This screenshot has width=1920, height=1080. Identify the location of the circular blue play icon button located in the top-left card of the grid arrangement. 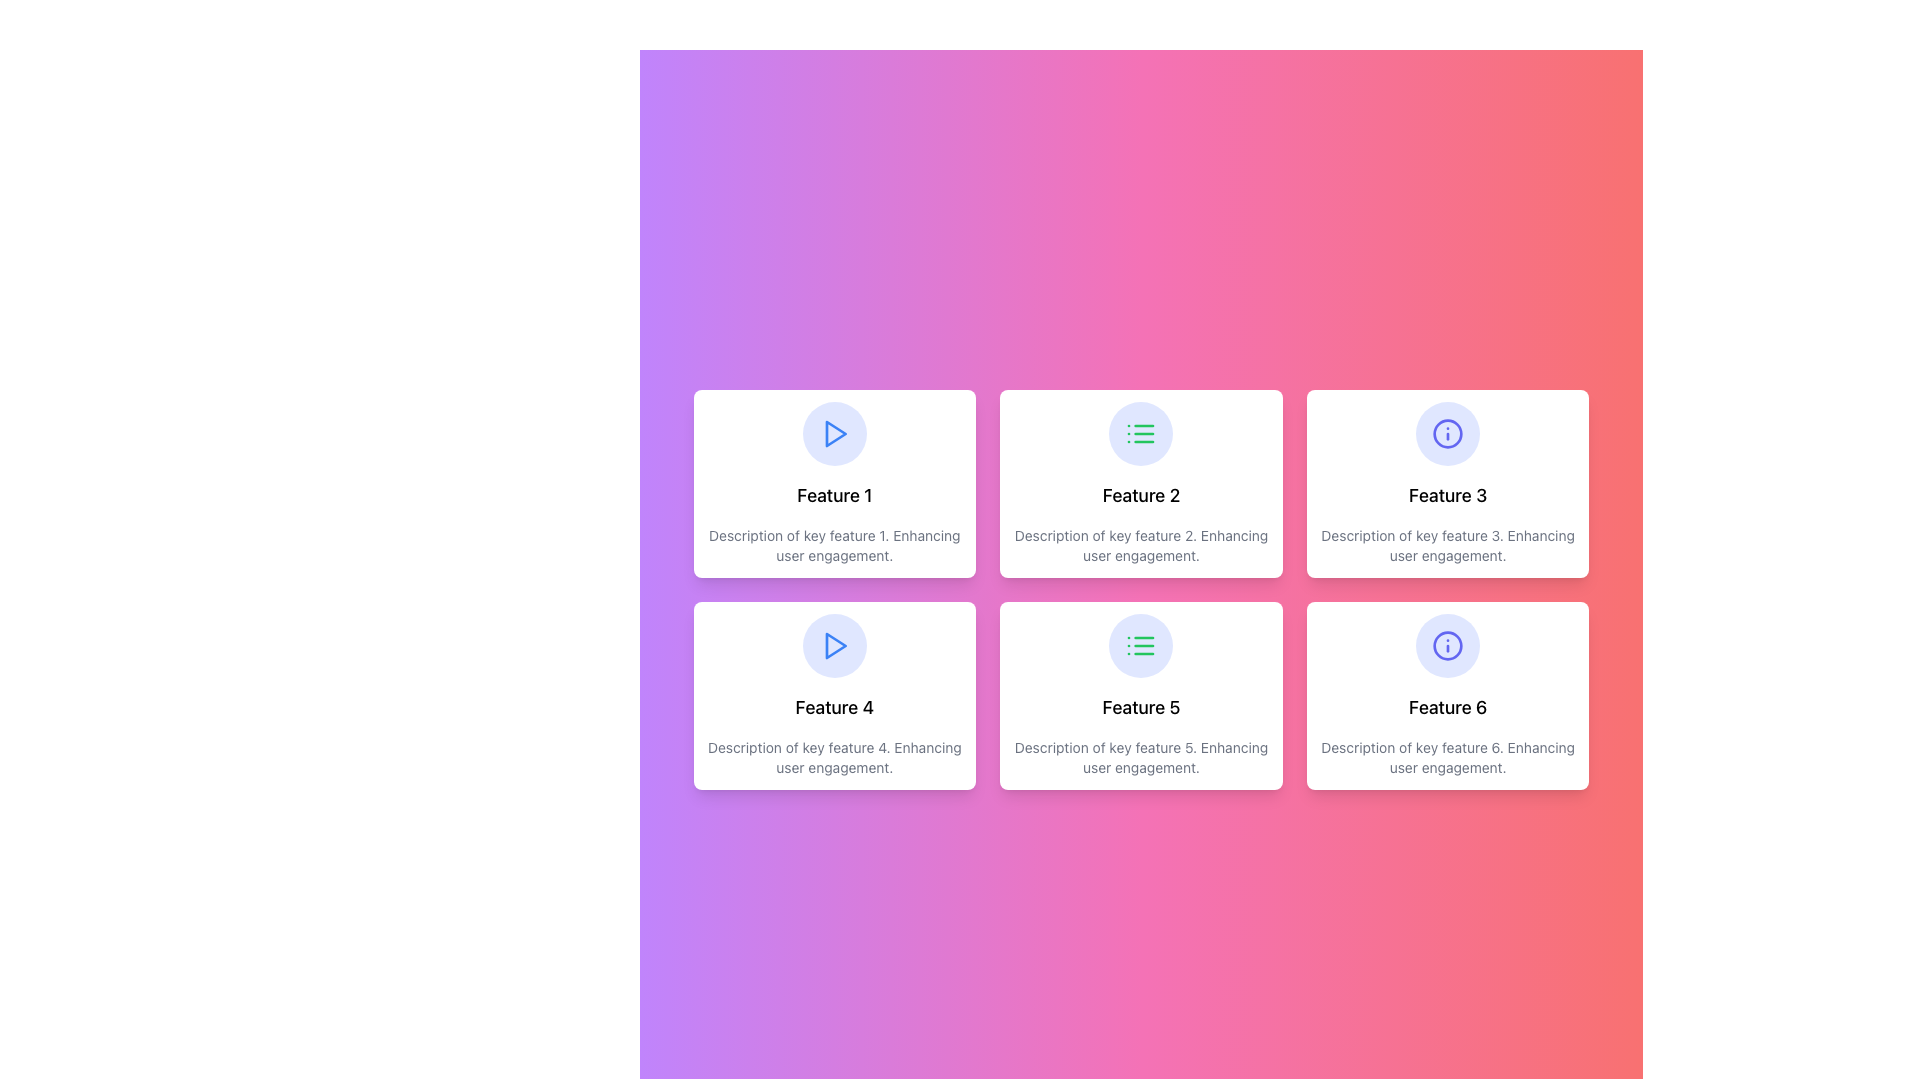
(834, 433).